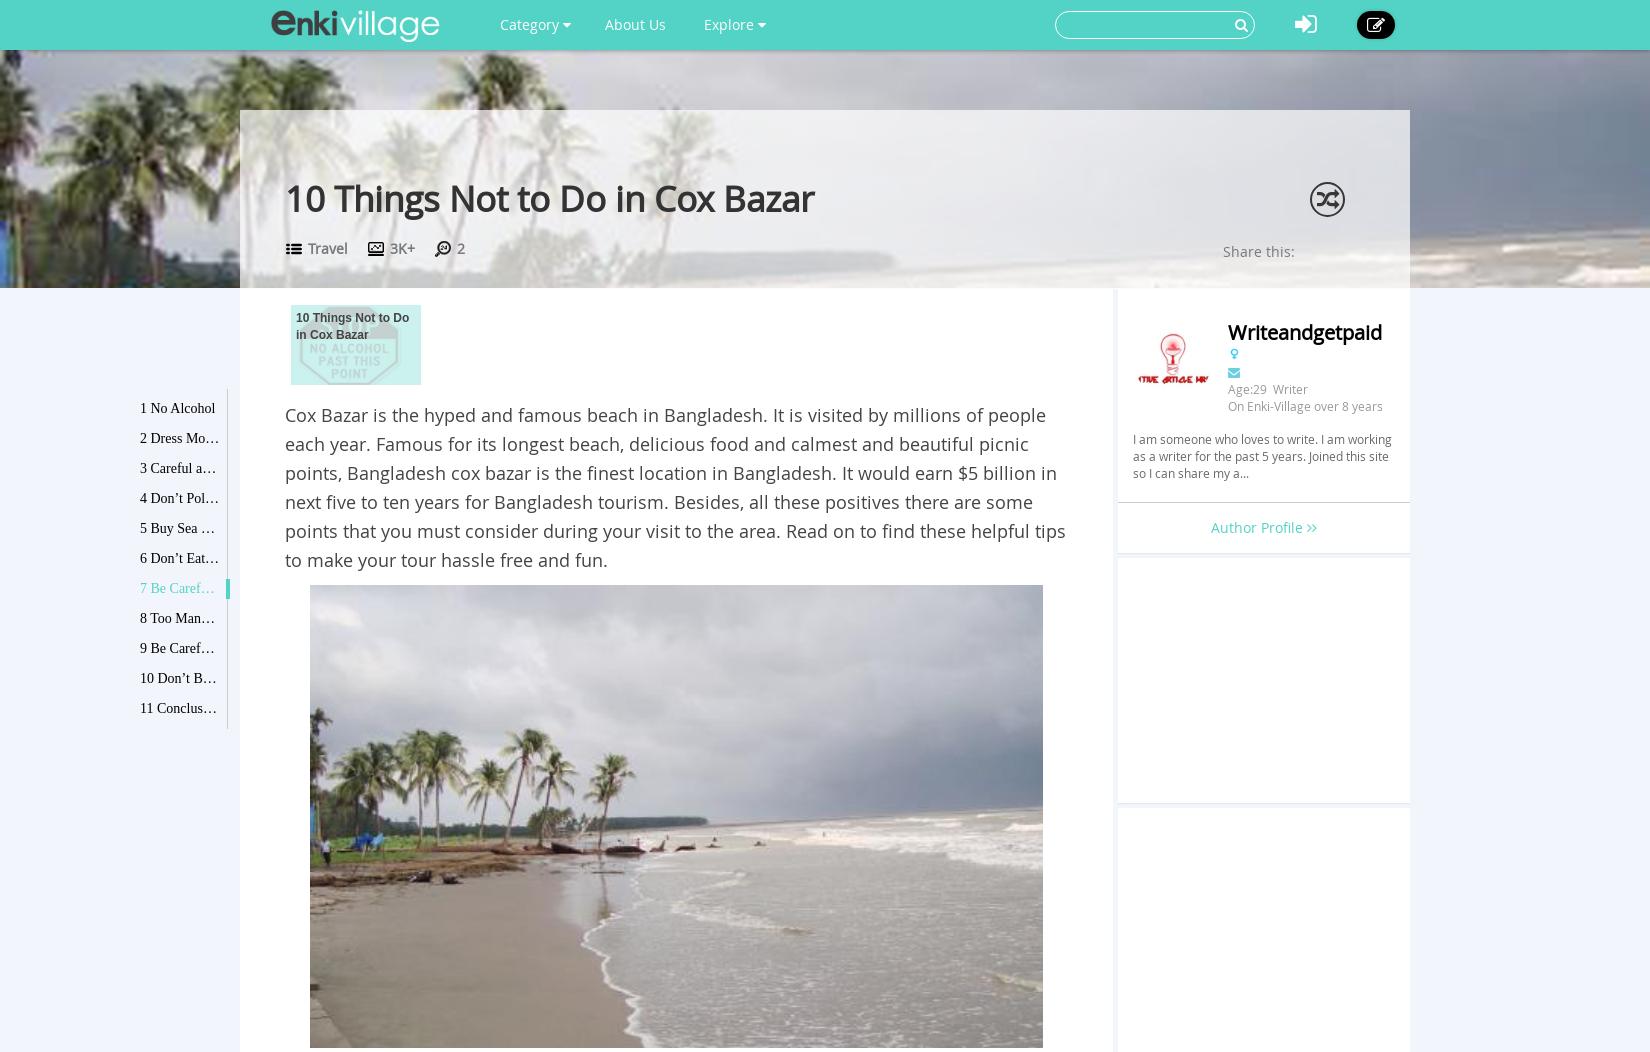 Image resolution: width=1650 pixels, height=1052 pixels. Describe the element at coordinates (1256, 527) in the screenshot. I see `'Author Profile'` at that location.